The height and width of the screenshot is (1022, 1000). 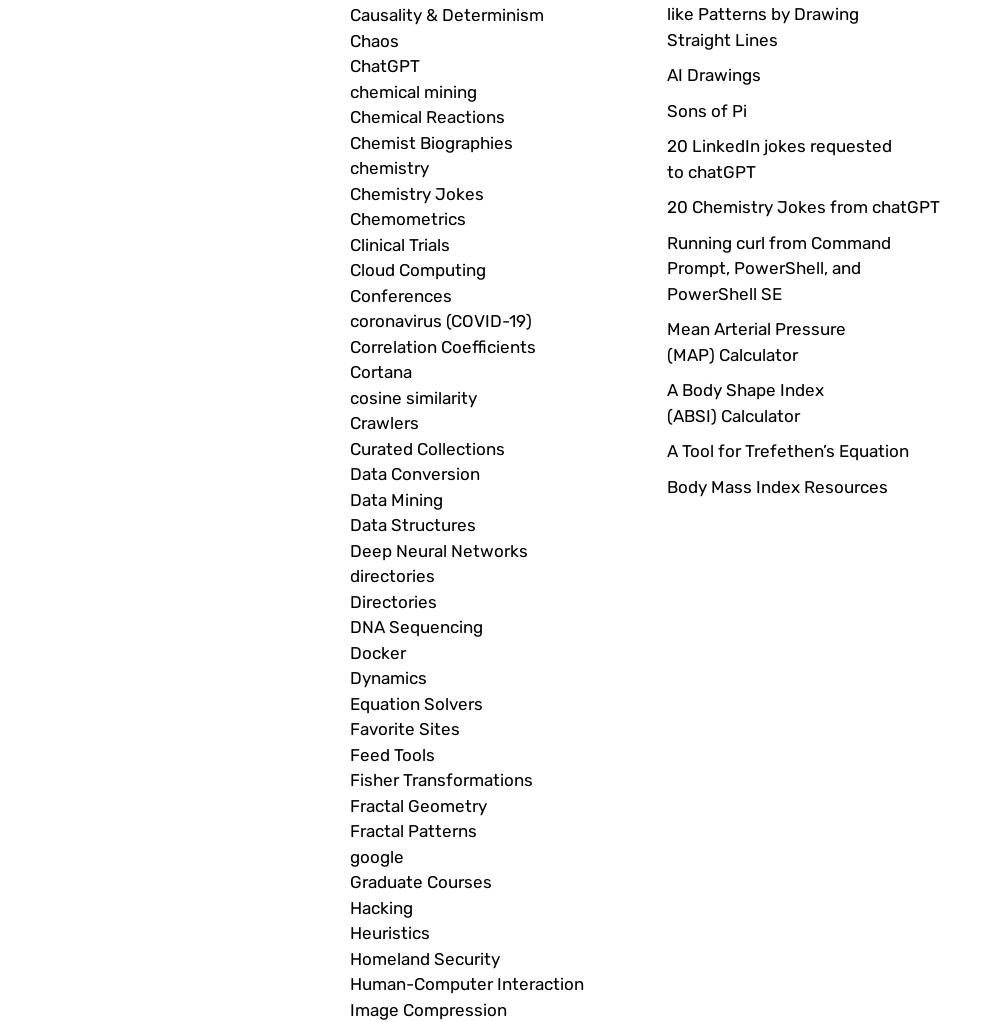 What do you see at coordinates (413, 89) in the screenshot?
I see `'chemical mining'` at bounding box center [413, 89].